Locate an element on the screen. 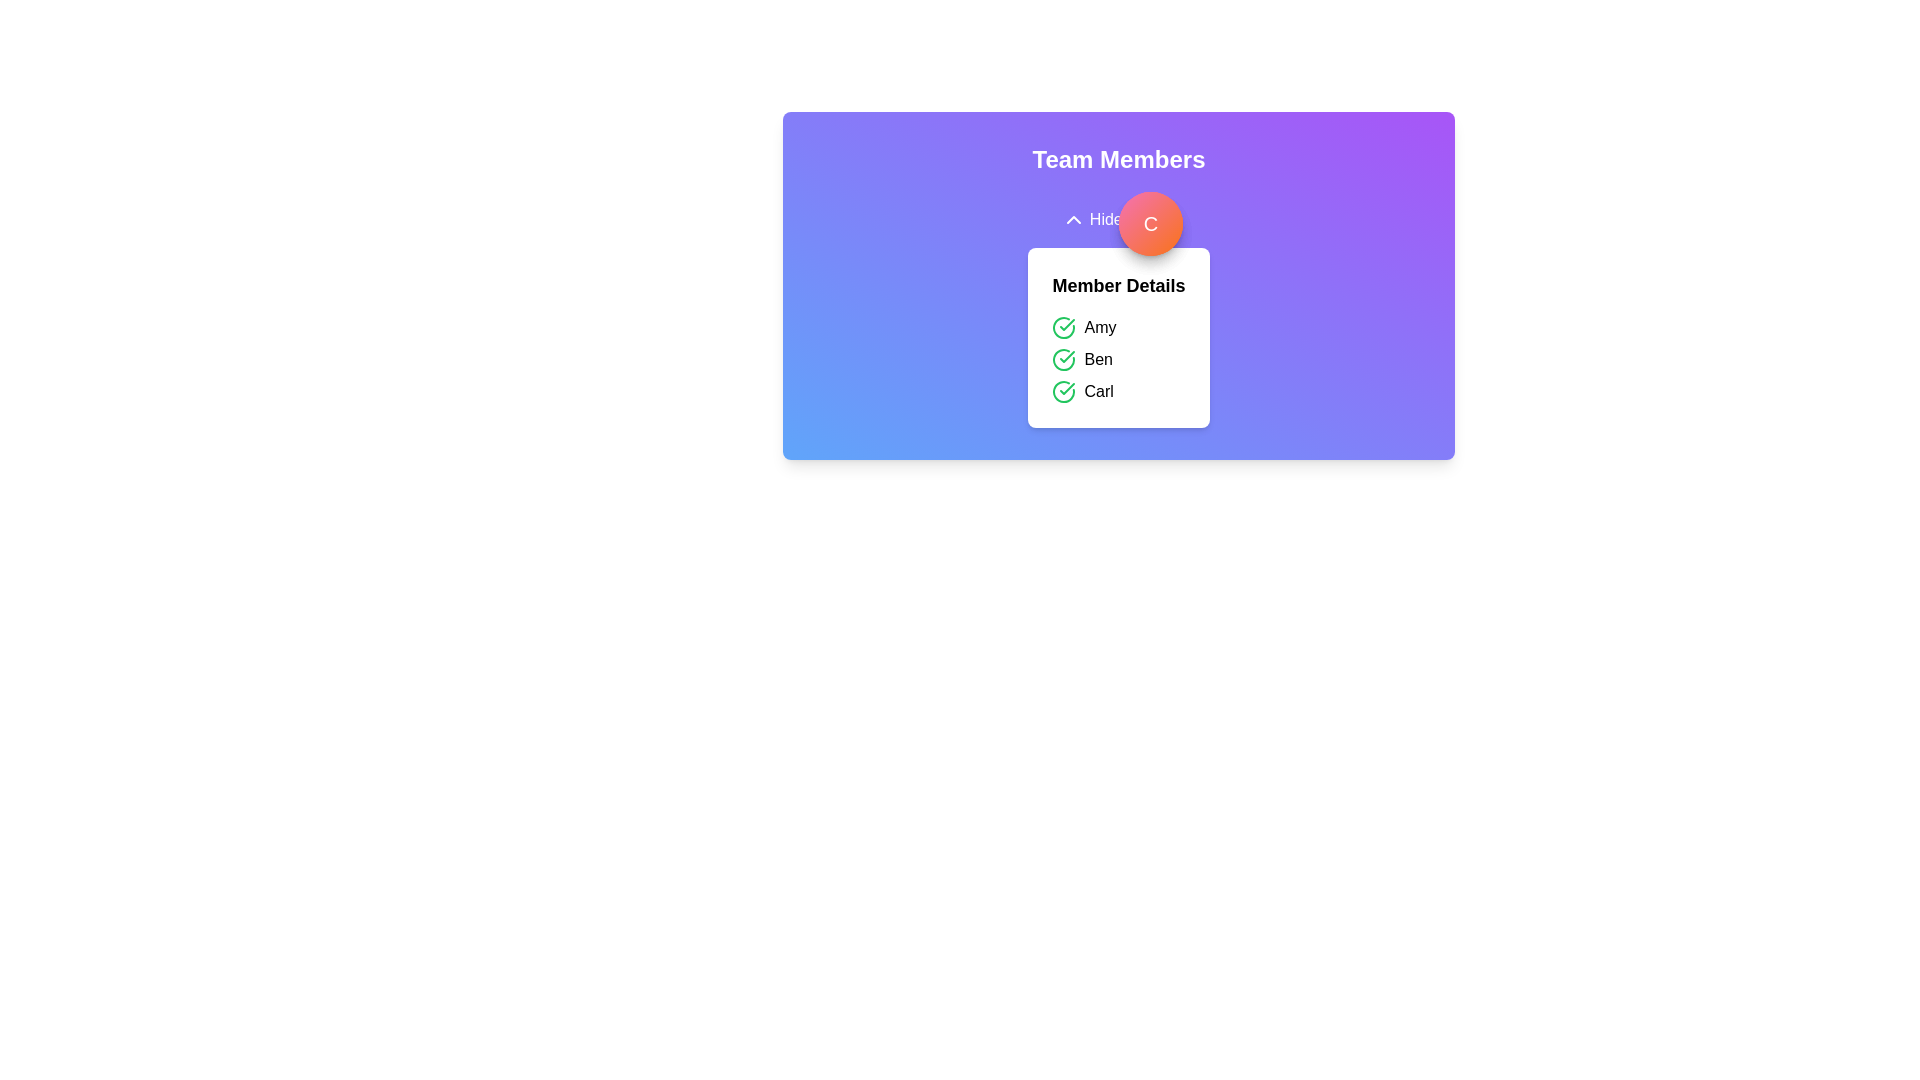 This screenshot has height=1080, width=1920. the text label 'Ben' which is the second name in the list under the heading 'Member Details' is located at coordinates (1097, 358).